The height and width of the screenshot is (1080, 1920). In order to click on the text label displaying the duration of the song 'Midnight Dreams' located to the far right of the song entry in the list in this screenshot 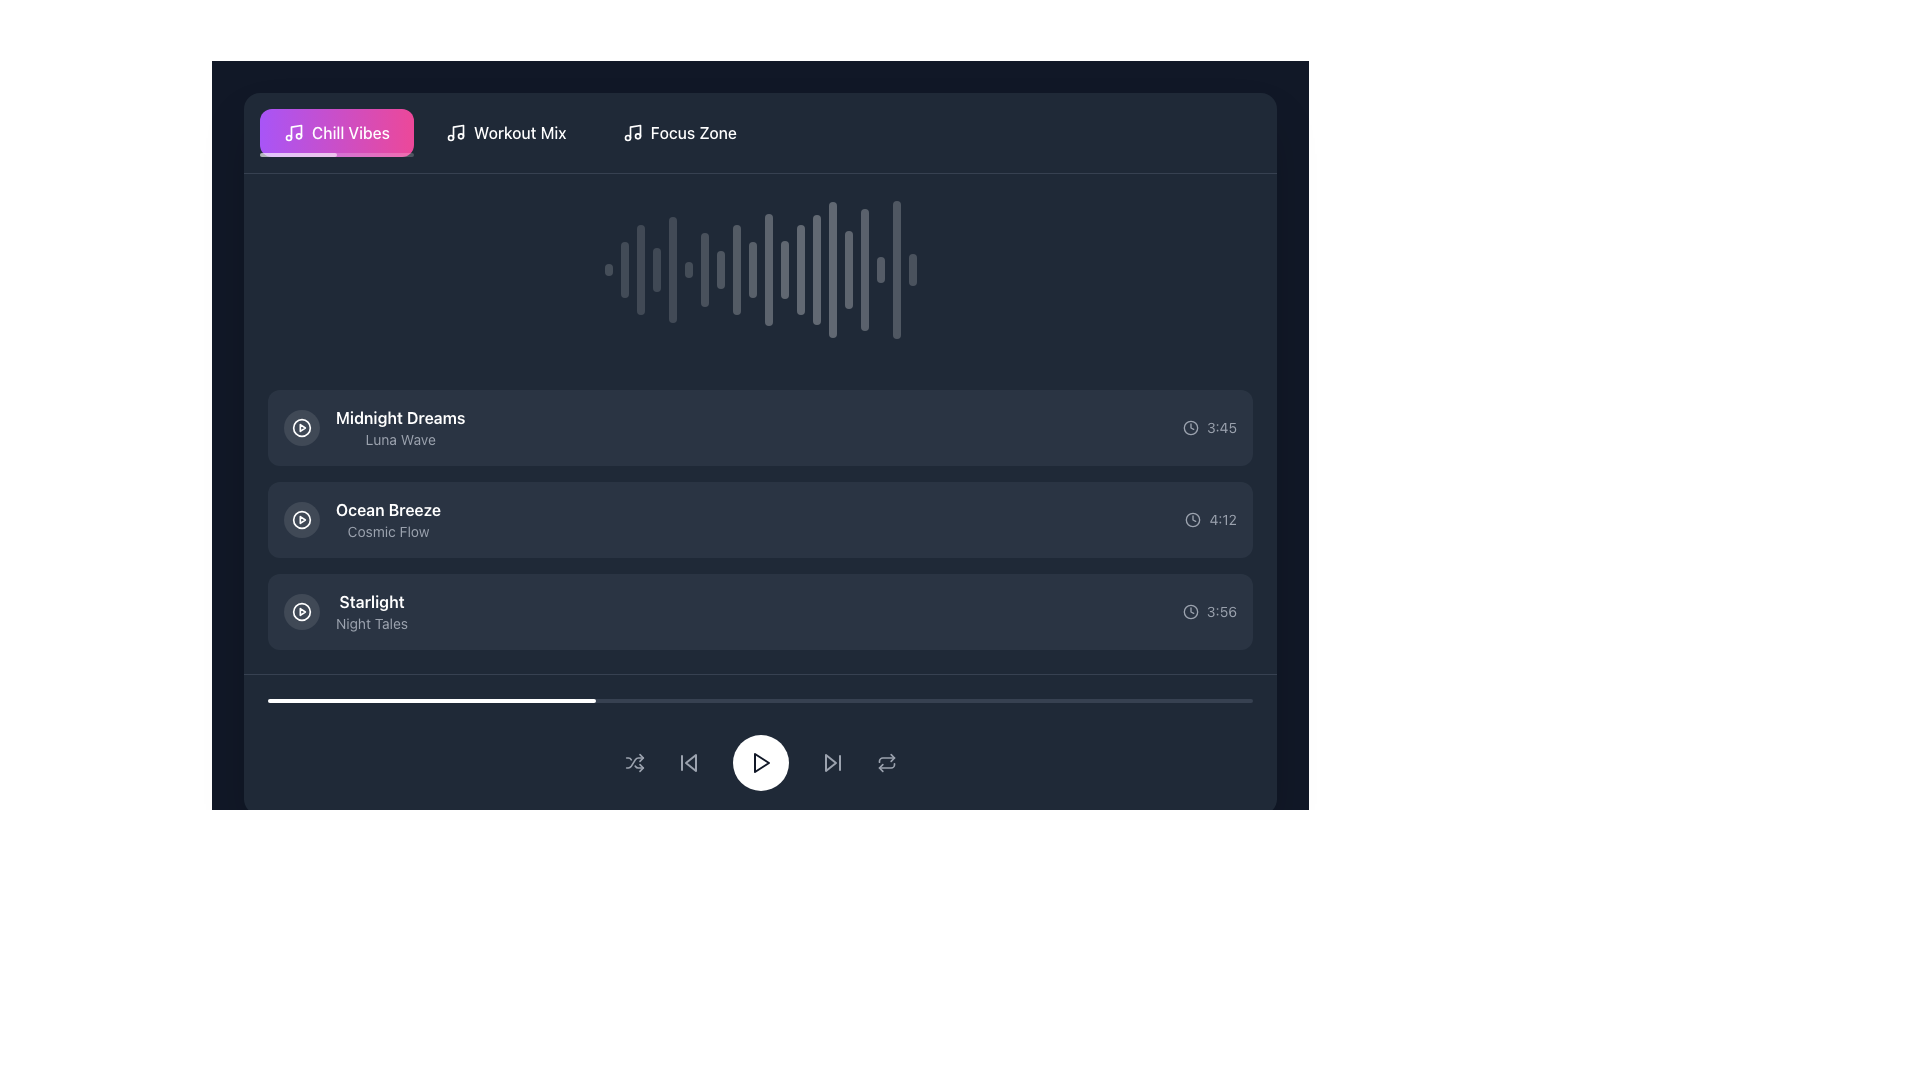, I will do `click(1221, 427)`.